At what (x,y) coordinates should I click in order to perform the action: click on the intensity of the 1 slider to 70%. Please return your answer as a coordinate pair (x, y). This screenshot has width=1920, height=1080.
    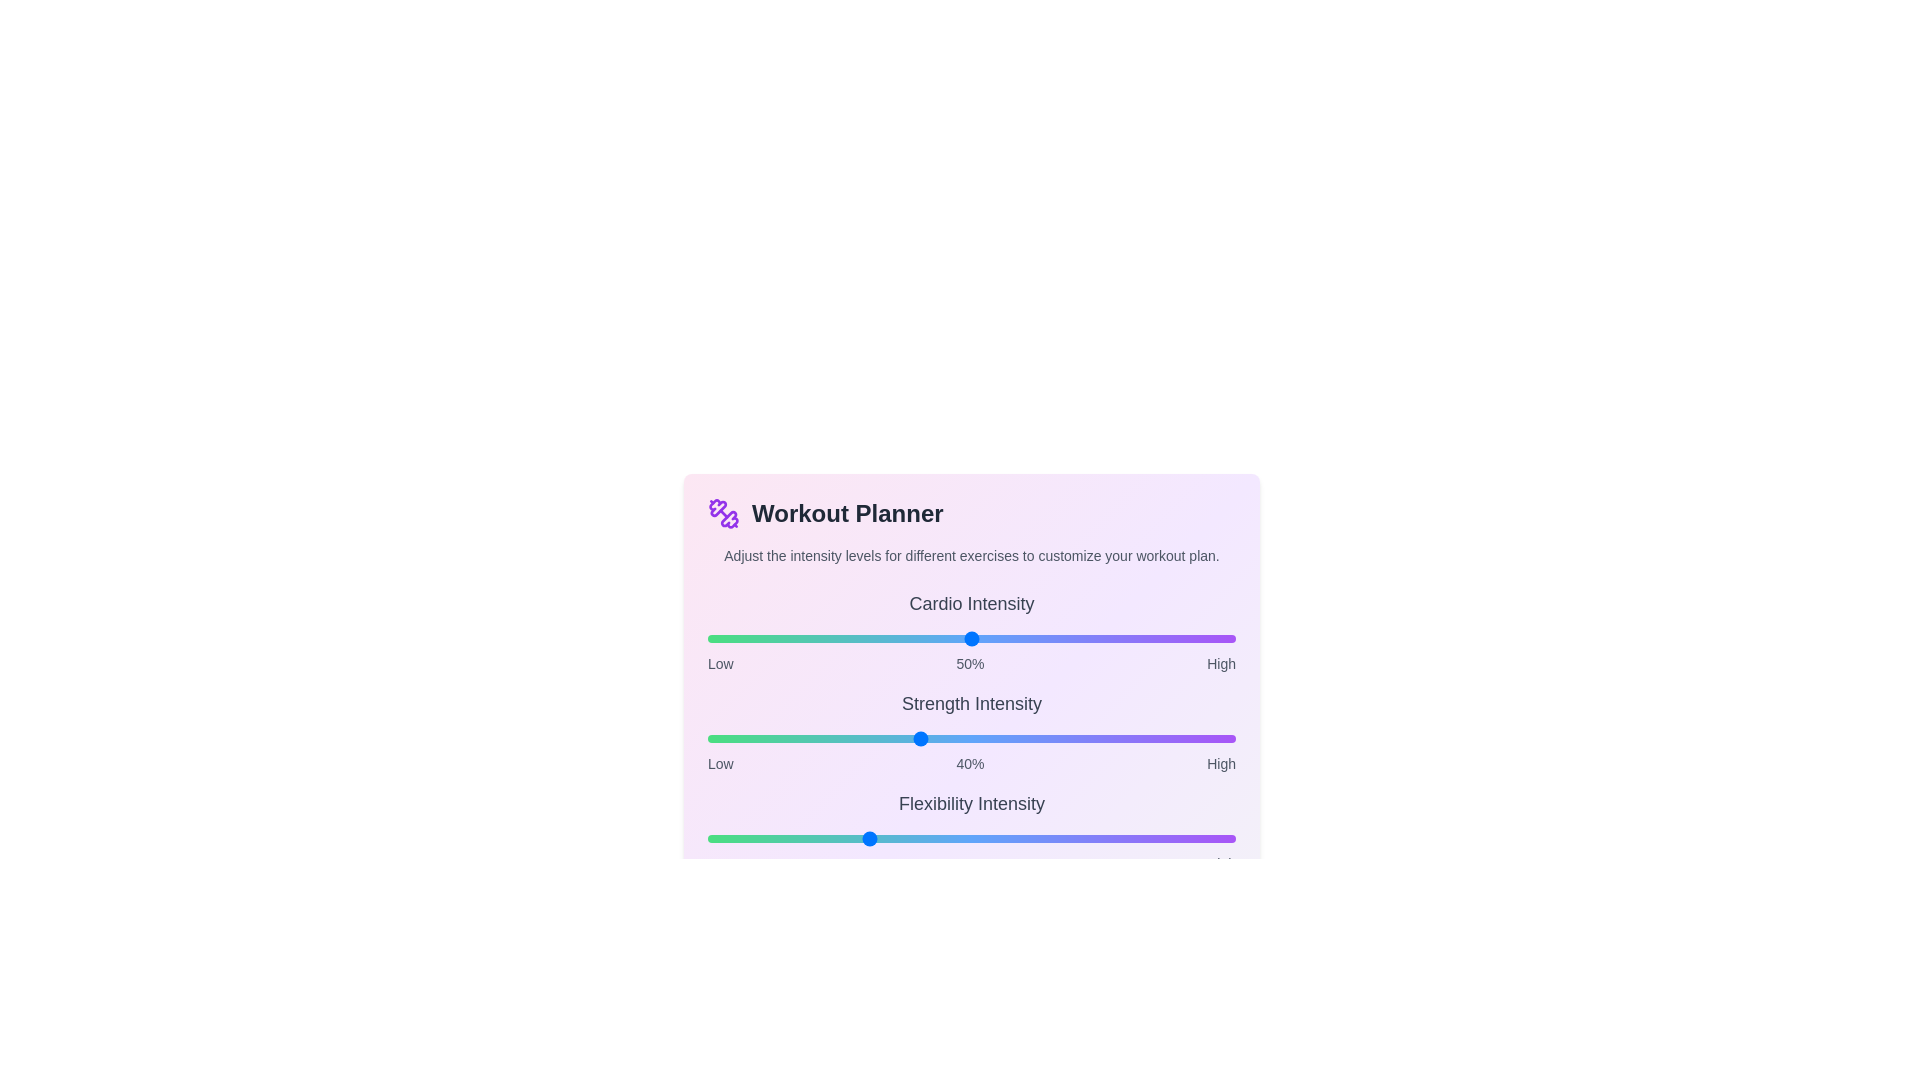
    Looking at the image, I should click on (1076, 739).